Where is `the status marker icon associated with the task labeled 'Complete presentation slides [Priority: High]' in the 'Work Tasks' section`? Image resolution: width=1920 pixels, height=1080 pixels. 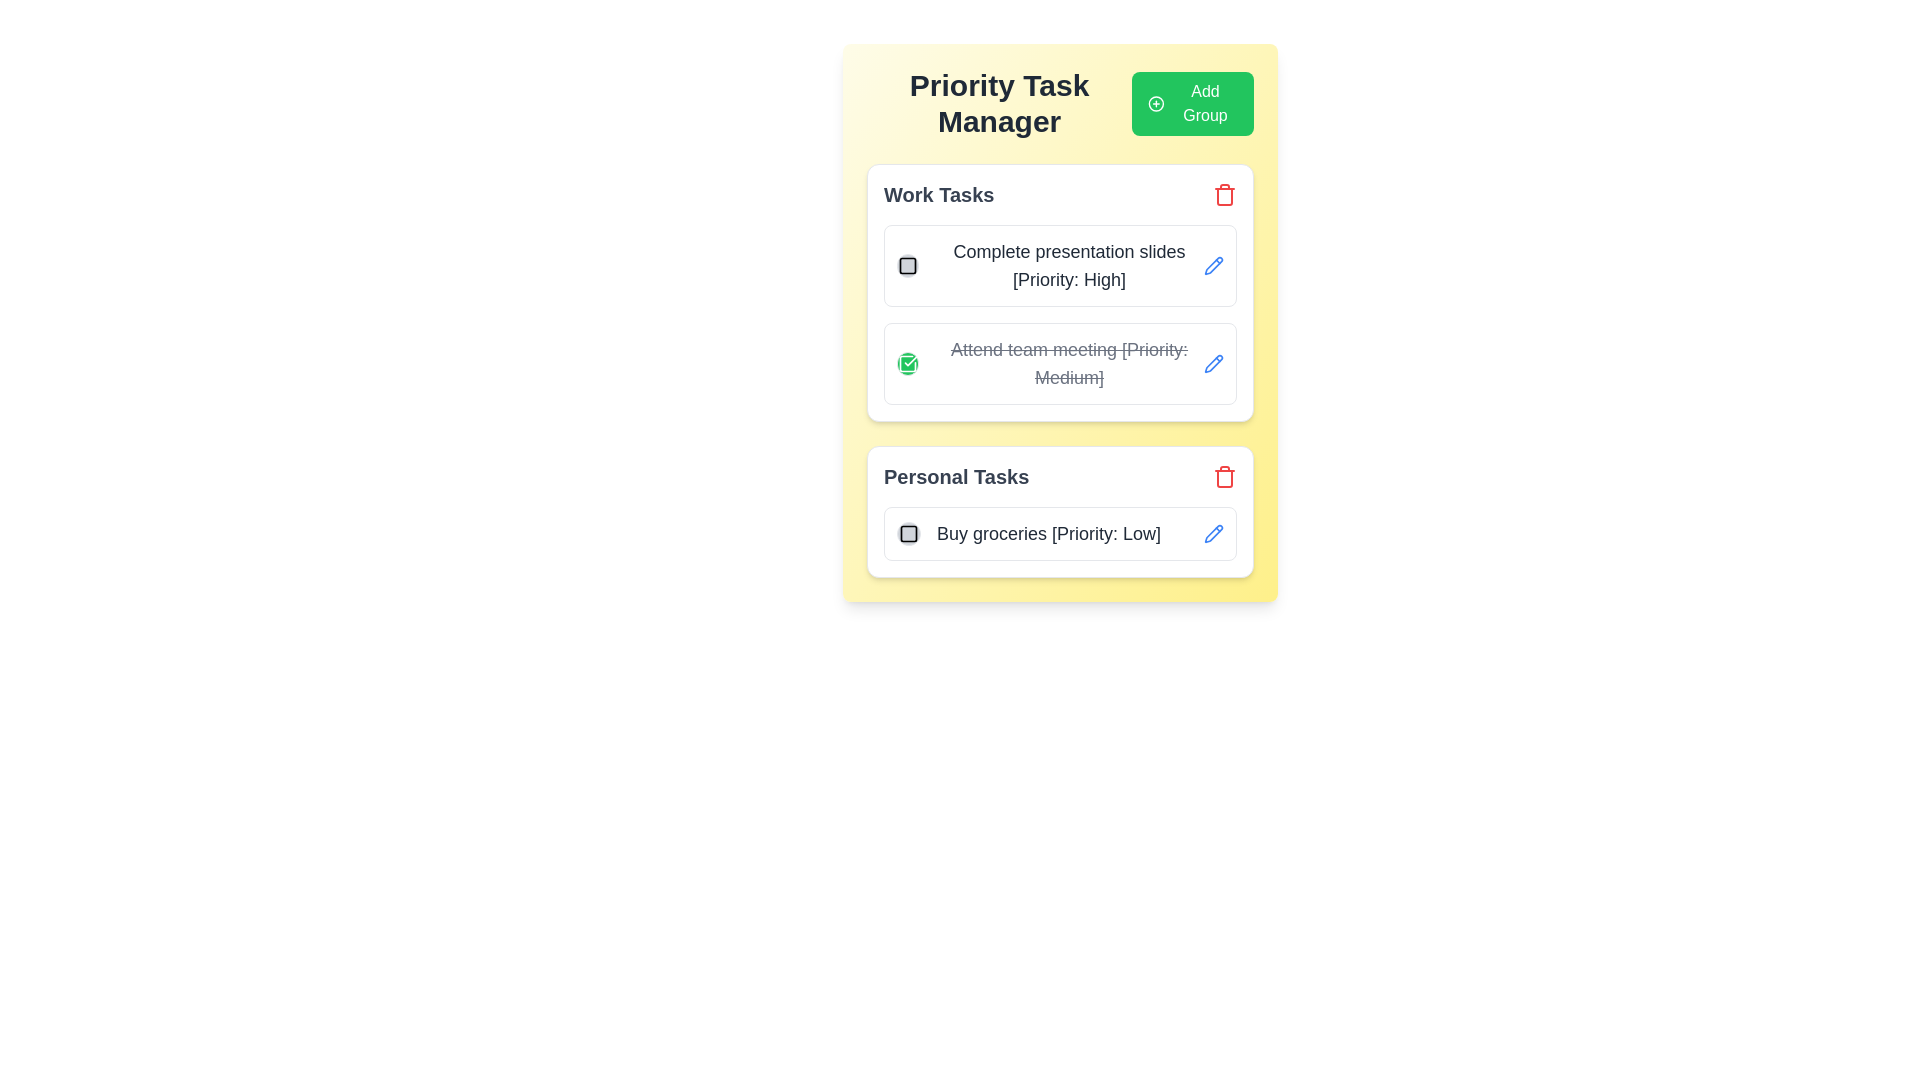
the status marker icon associated with the task labeled 'Complete presentation slides [Priority: High]' in the 'Work Tasks' section is located at coordinates (906, 265).